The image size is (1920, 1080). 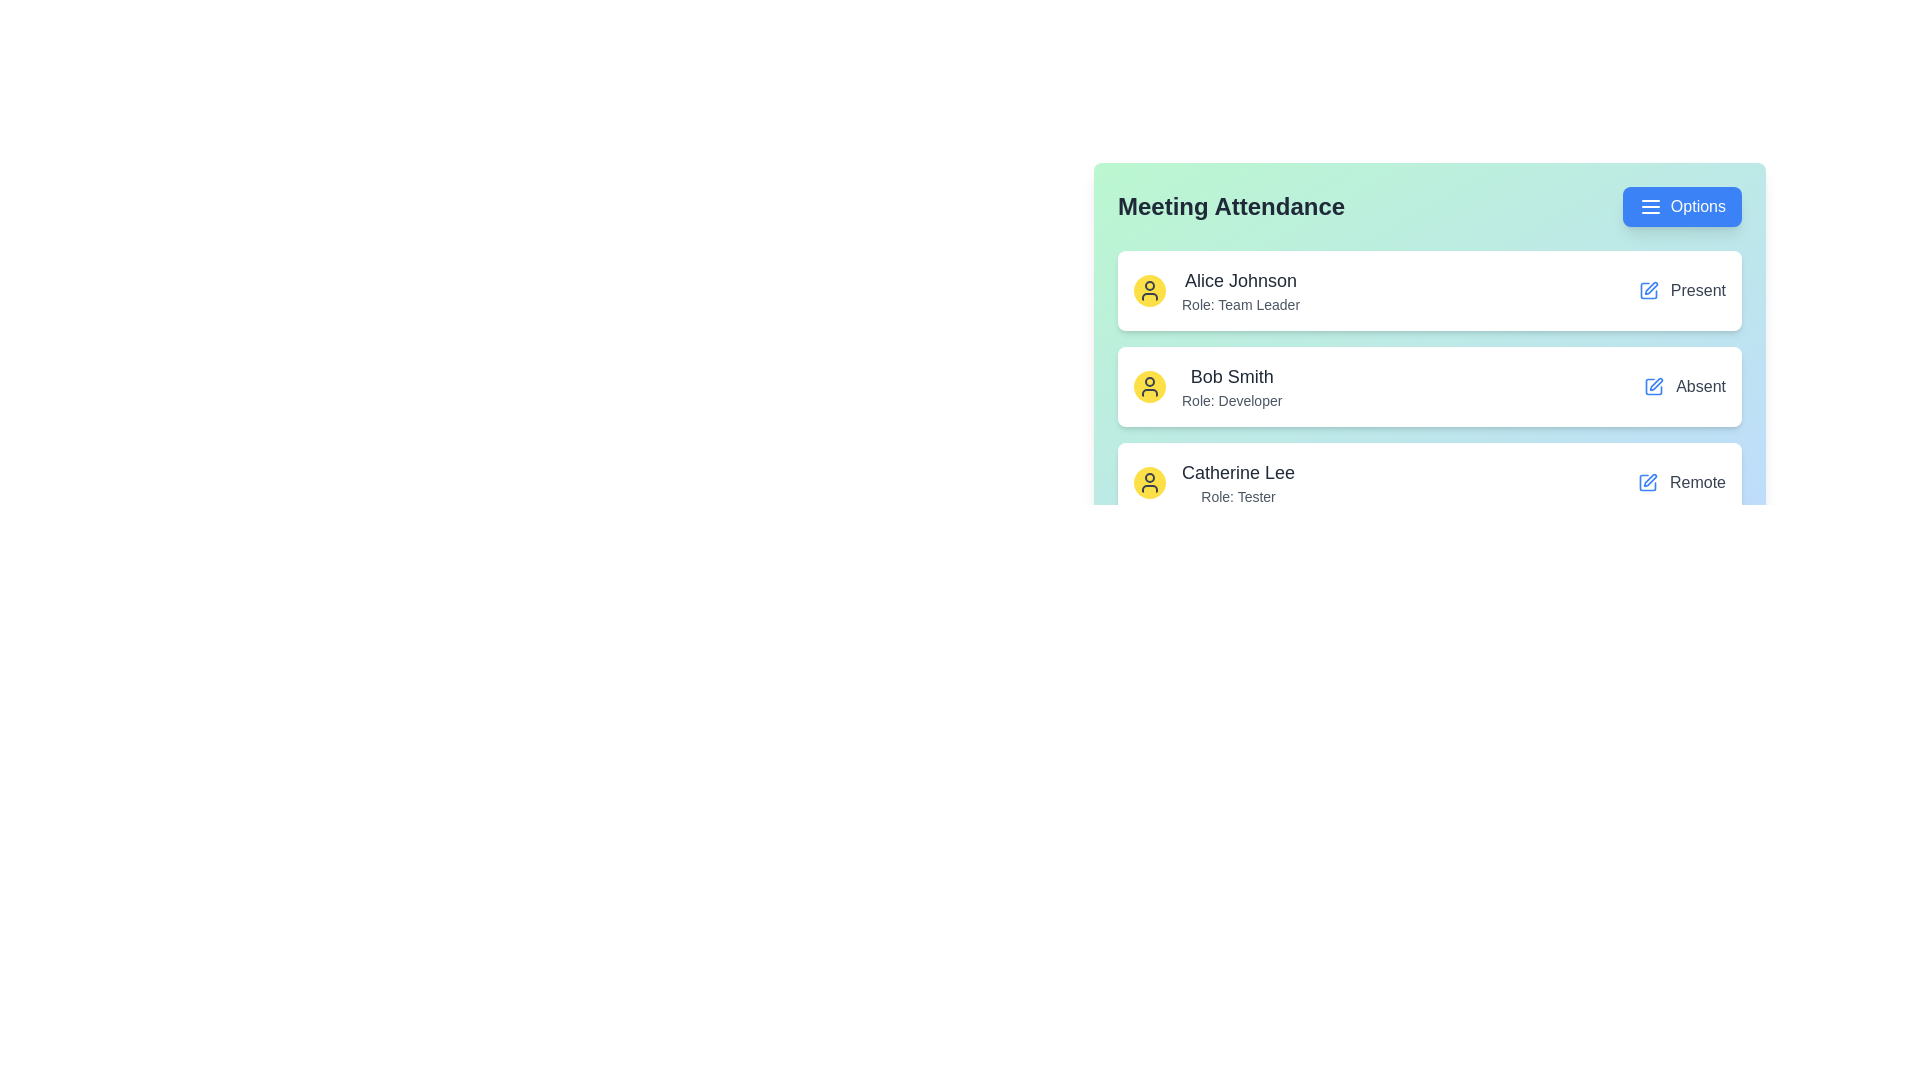 I want to click on the Text Component displaying 'Catherine Lee' which is the primary name text of the third entry in the list under 'Meeting Attendance', so click(x=1237, y=473).